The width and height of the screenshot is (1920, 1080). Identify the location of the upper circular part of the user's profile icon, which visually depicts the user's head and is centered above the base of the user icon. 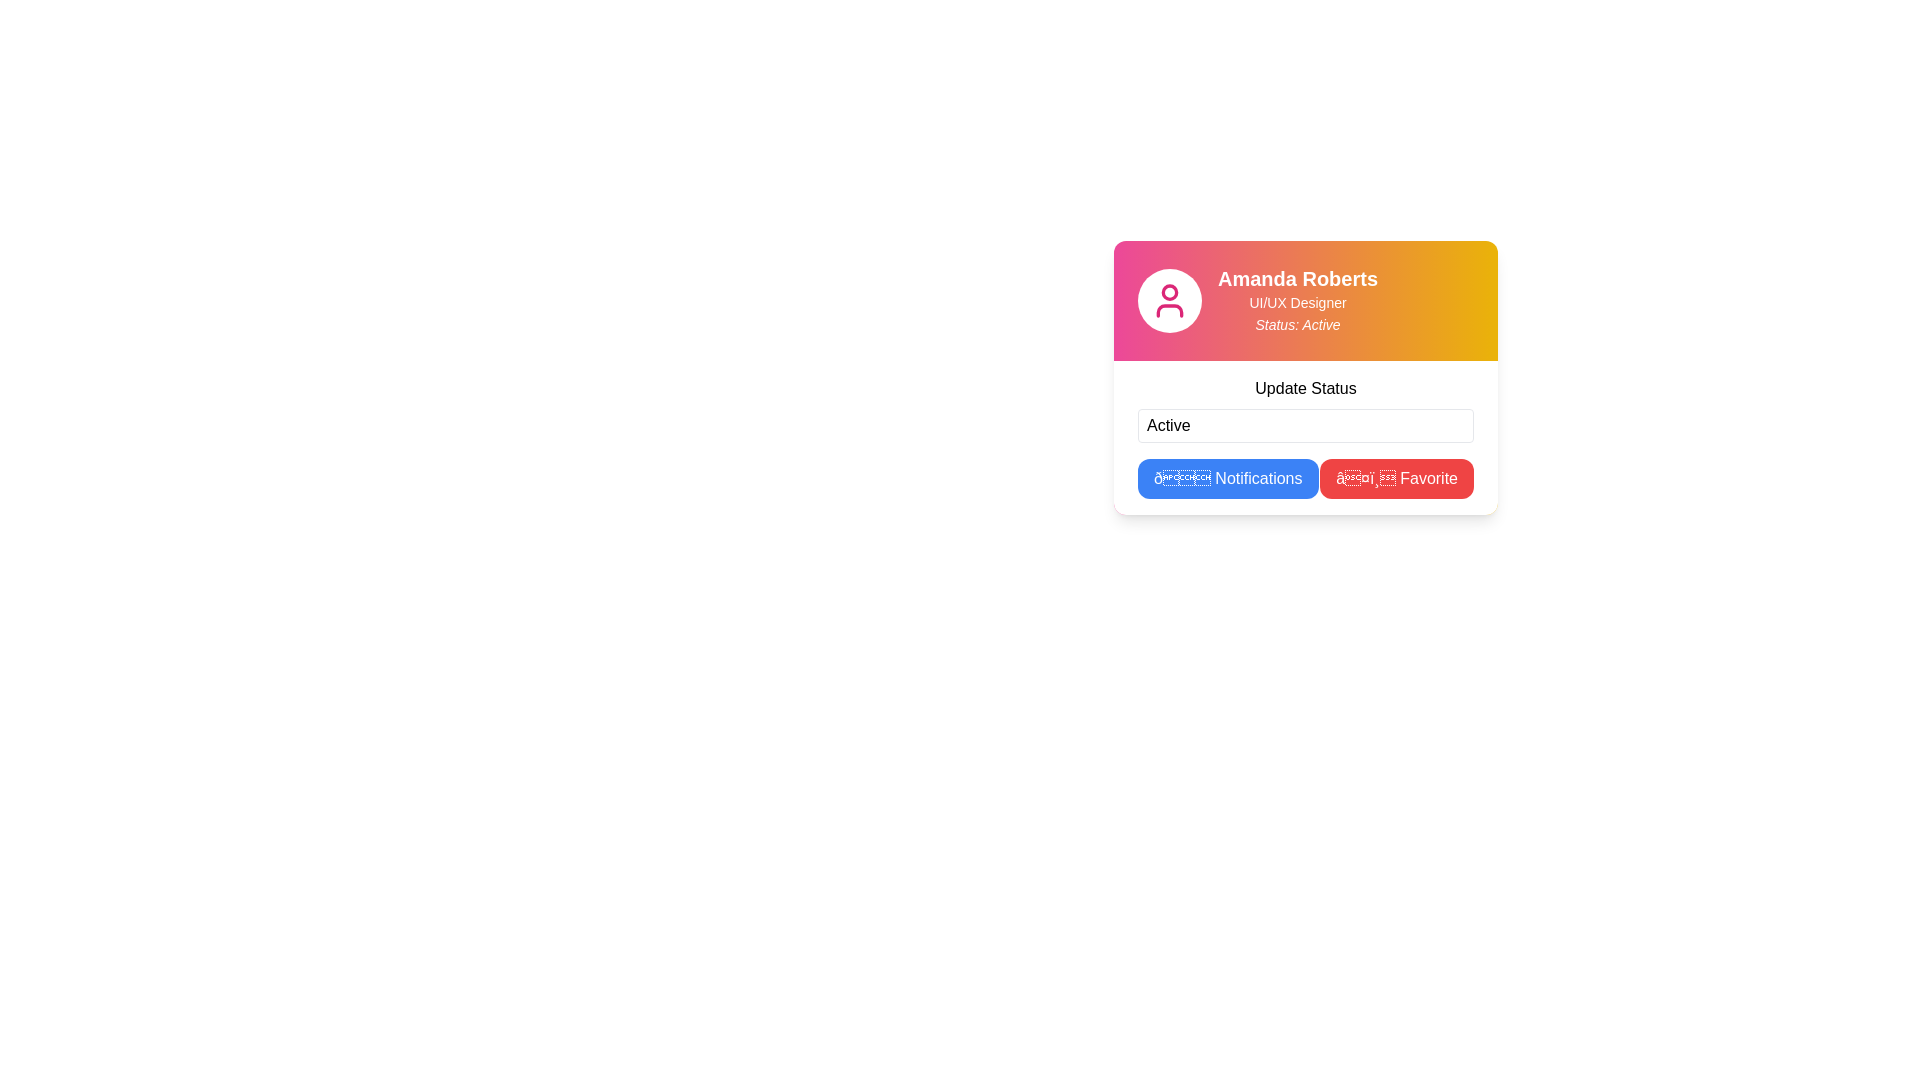
(1170, 292).